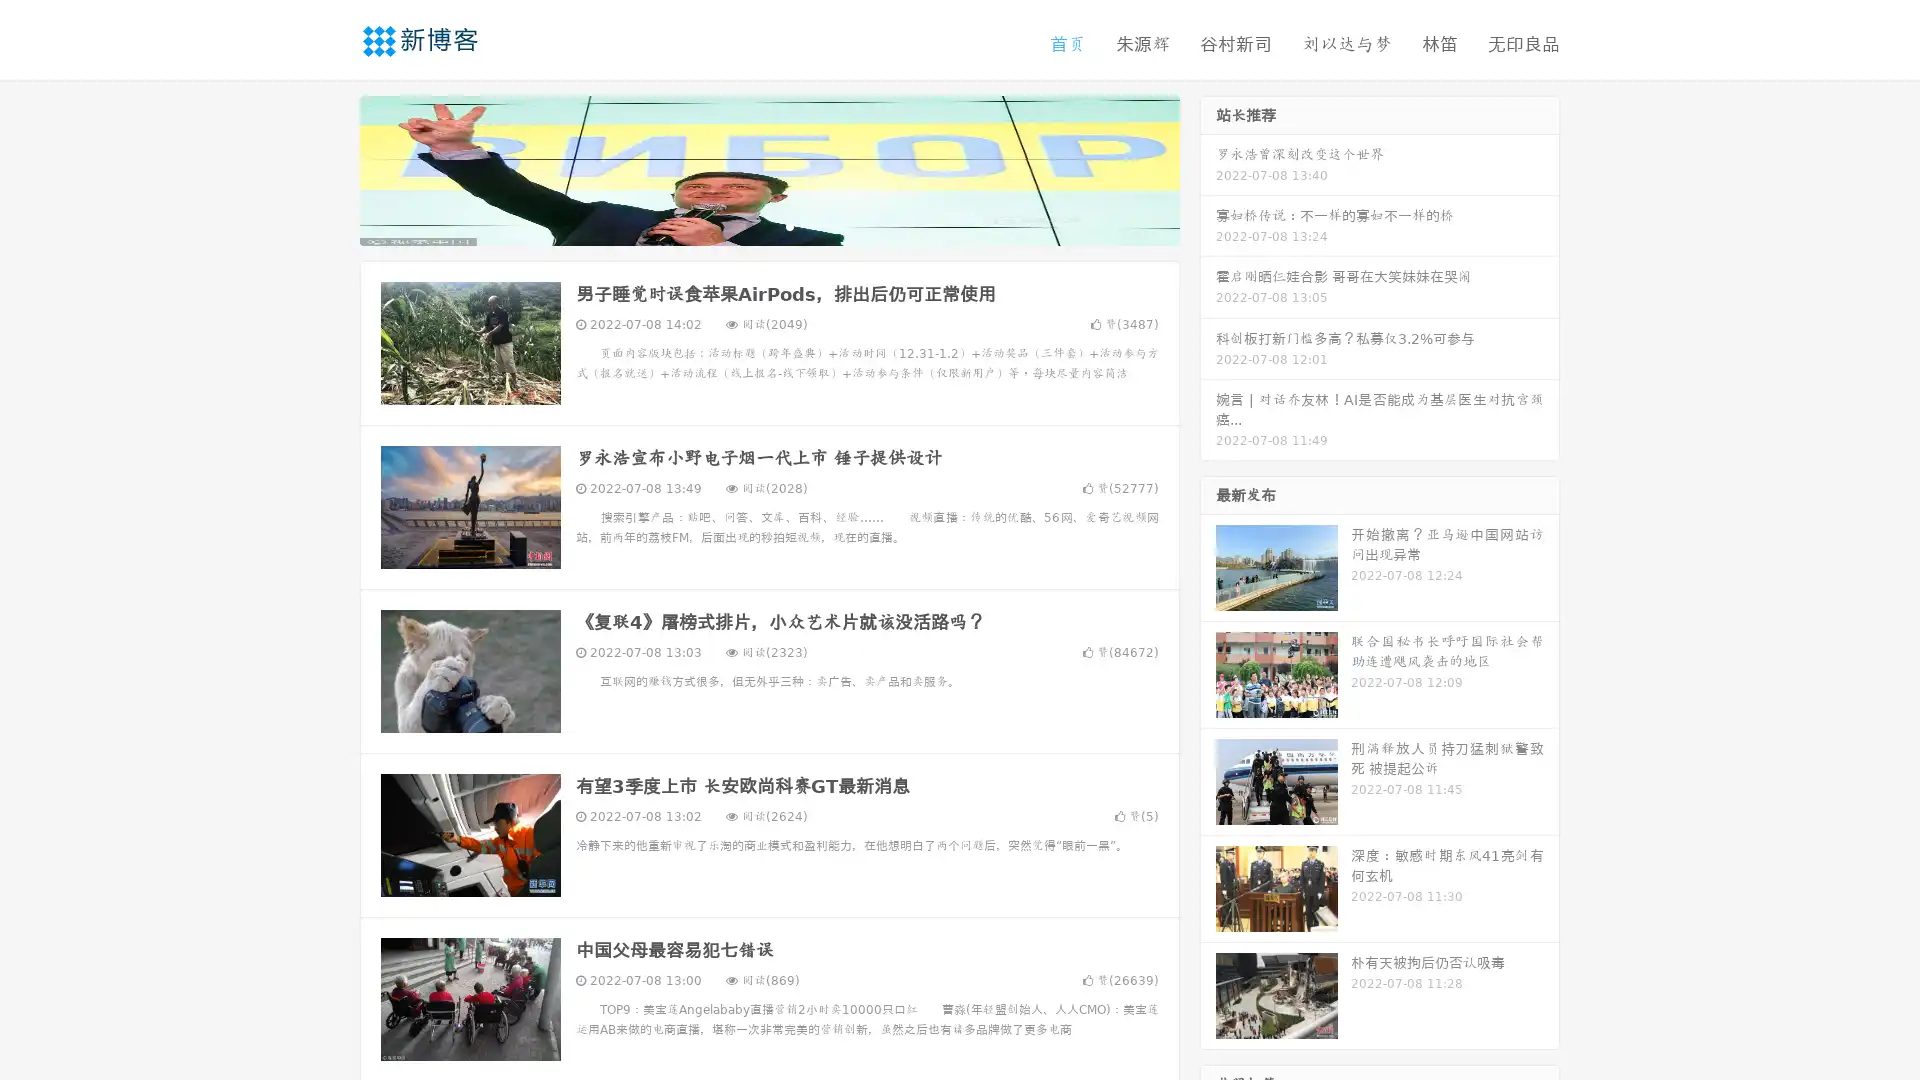 The height and width of the screenshot is (1080, 1920). I want to click on Next slide, so click(1208, 168).